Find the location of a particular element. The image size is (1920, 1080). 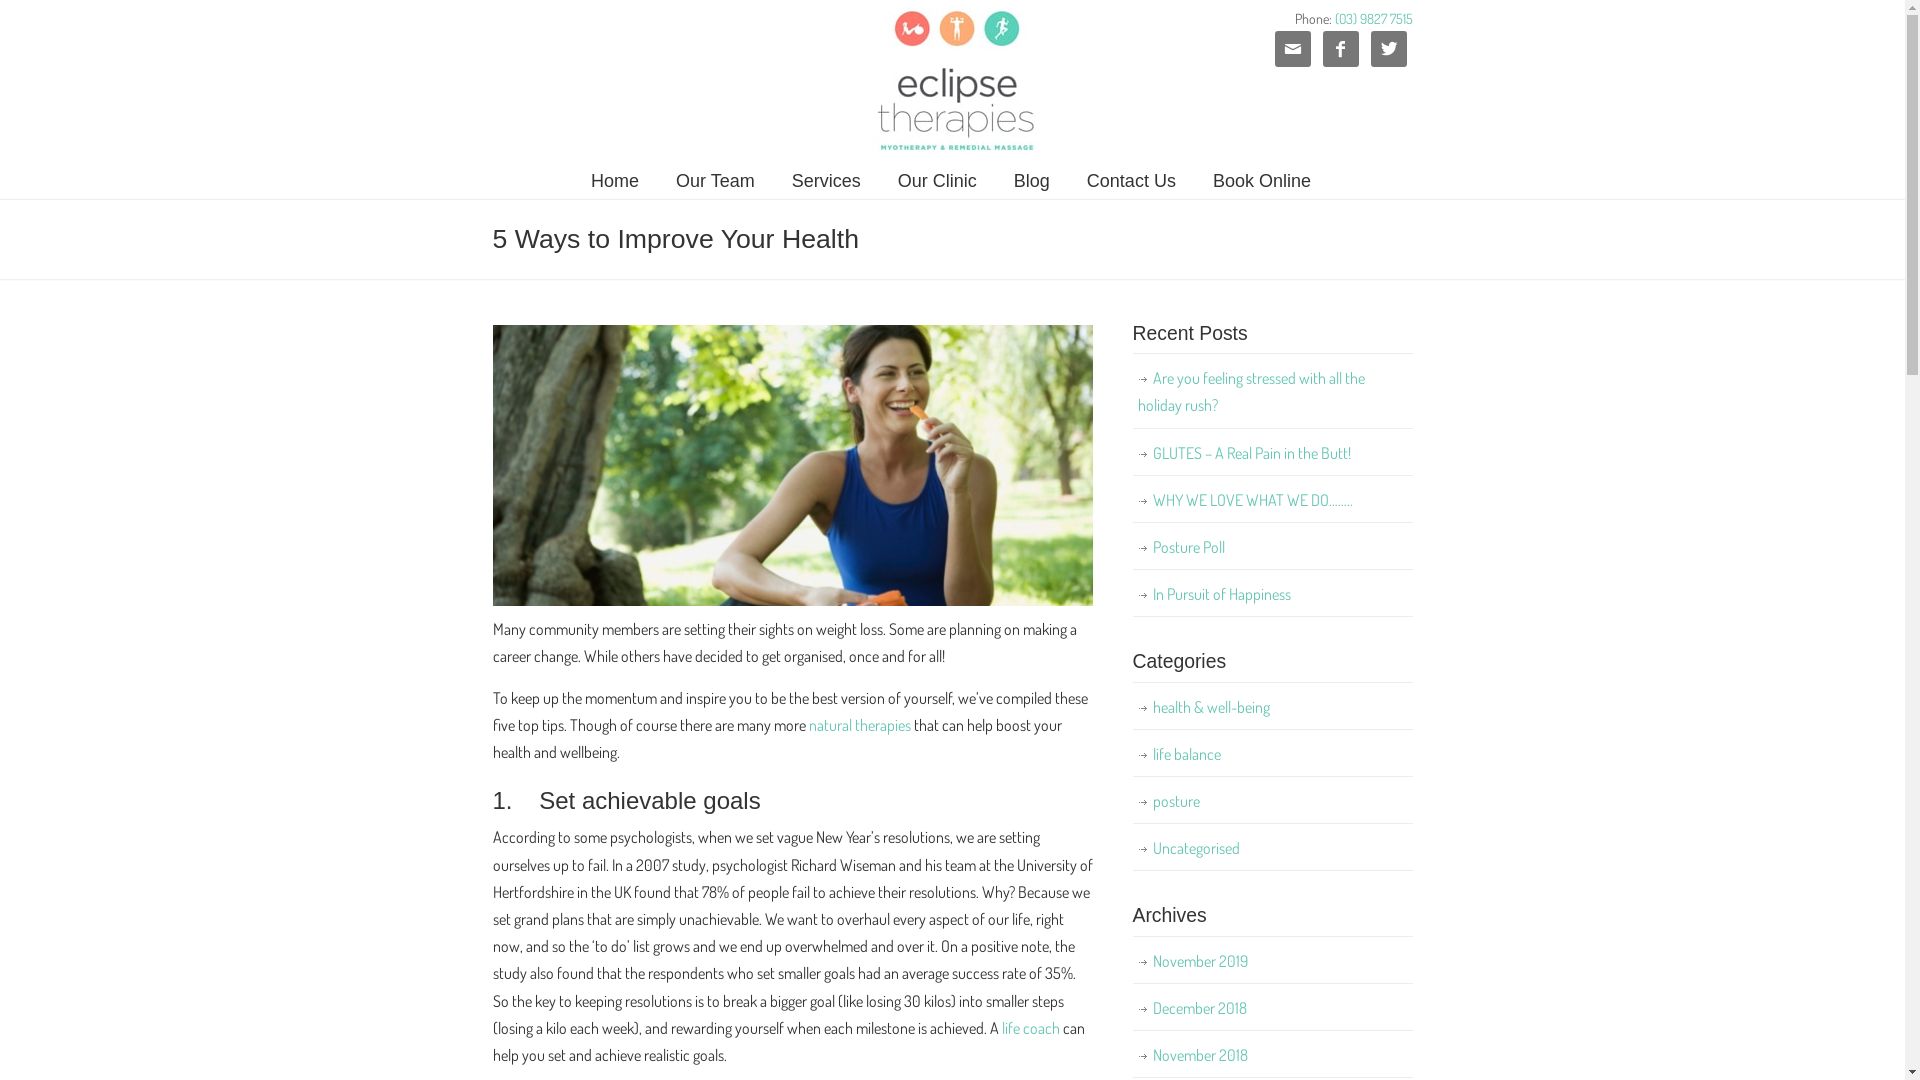

'natural therapies' is located at coordinates (859, 725).